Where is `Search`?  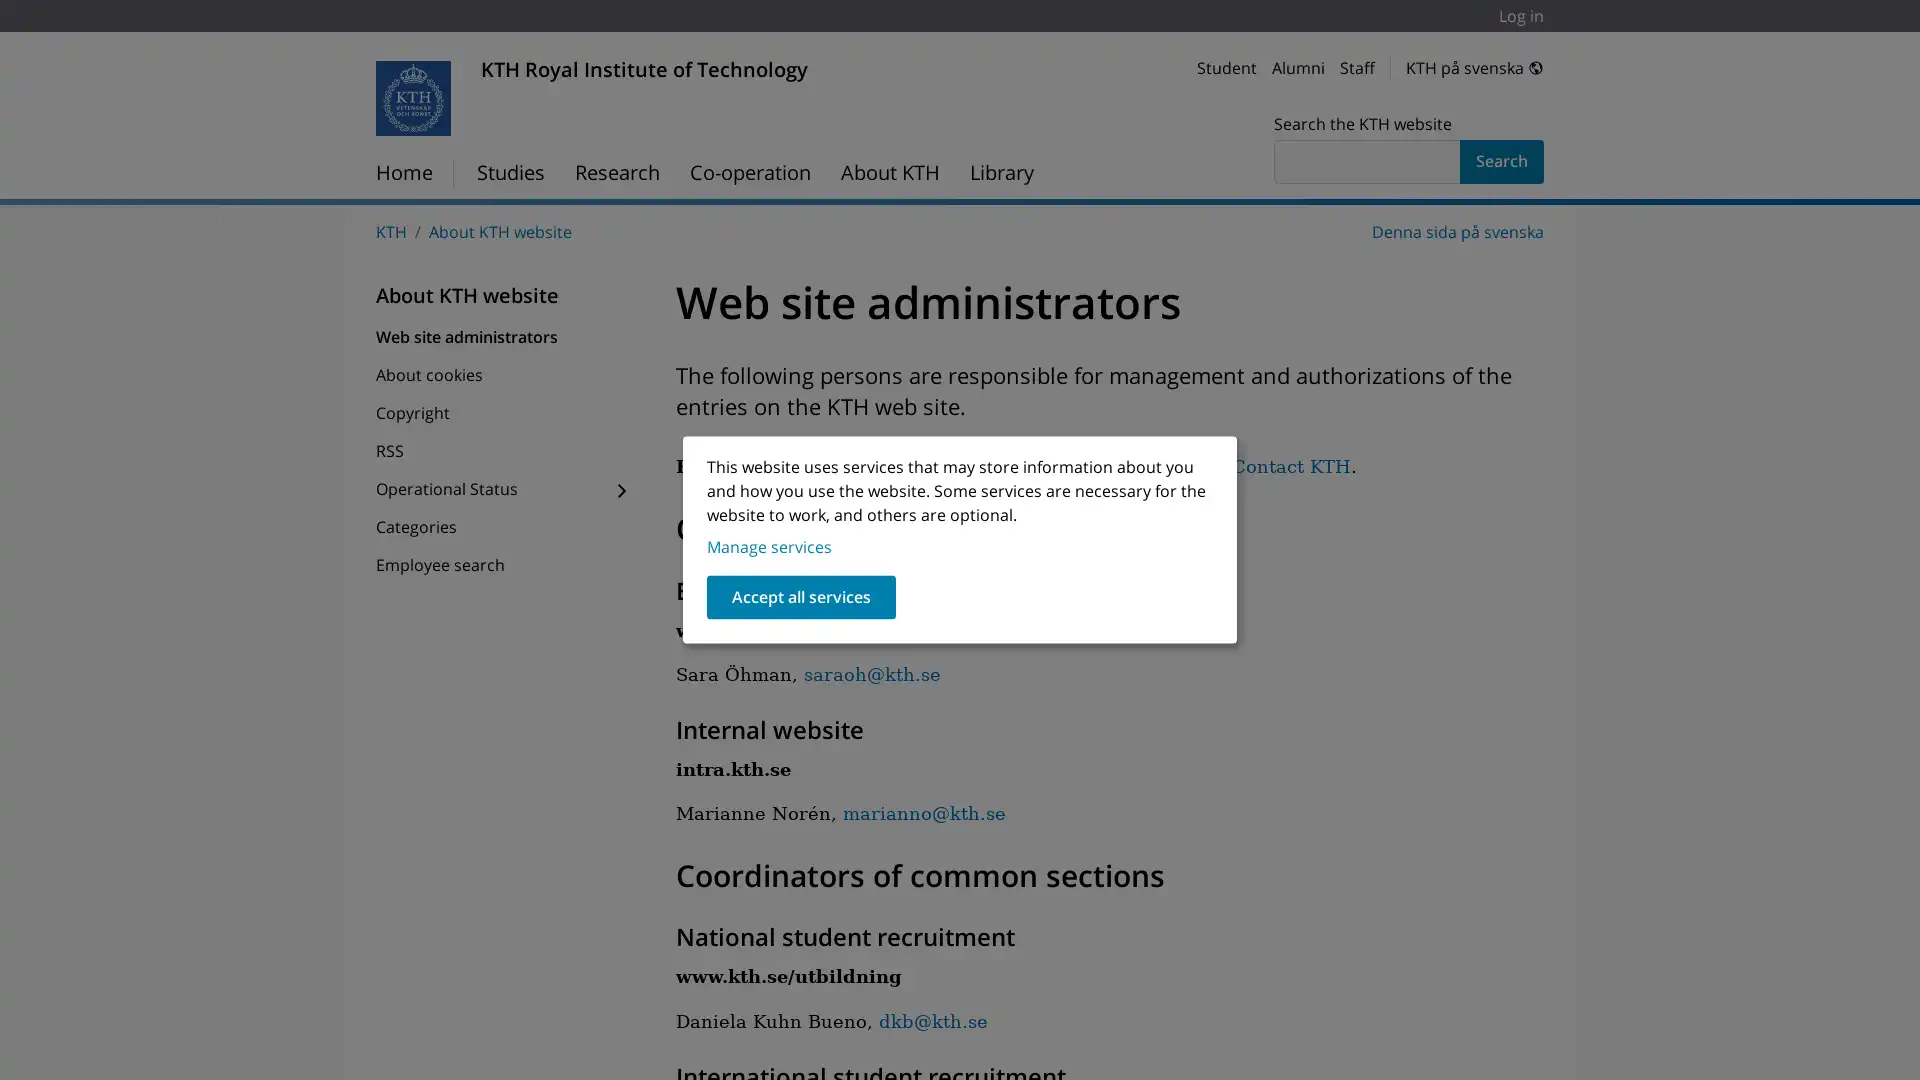 Search is located at coordinates (1502, 161).